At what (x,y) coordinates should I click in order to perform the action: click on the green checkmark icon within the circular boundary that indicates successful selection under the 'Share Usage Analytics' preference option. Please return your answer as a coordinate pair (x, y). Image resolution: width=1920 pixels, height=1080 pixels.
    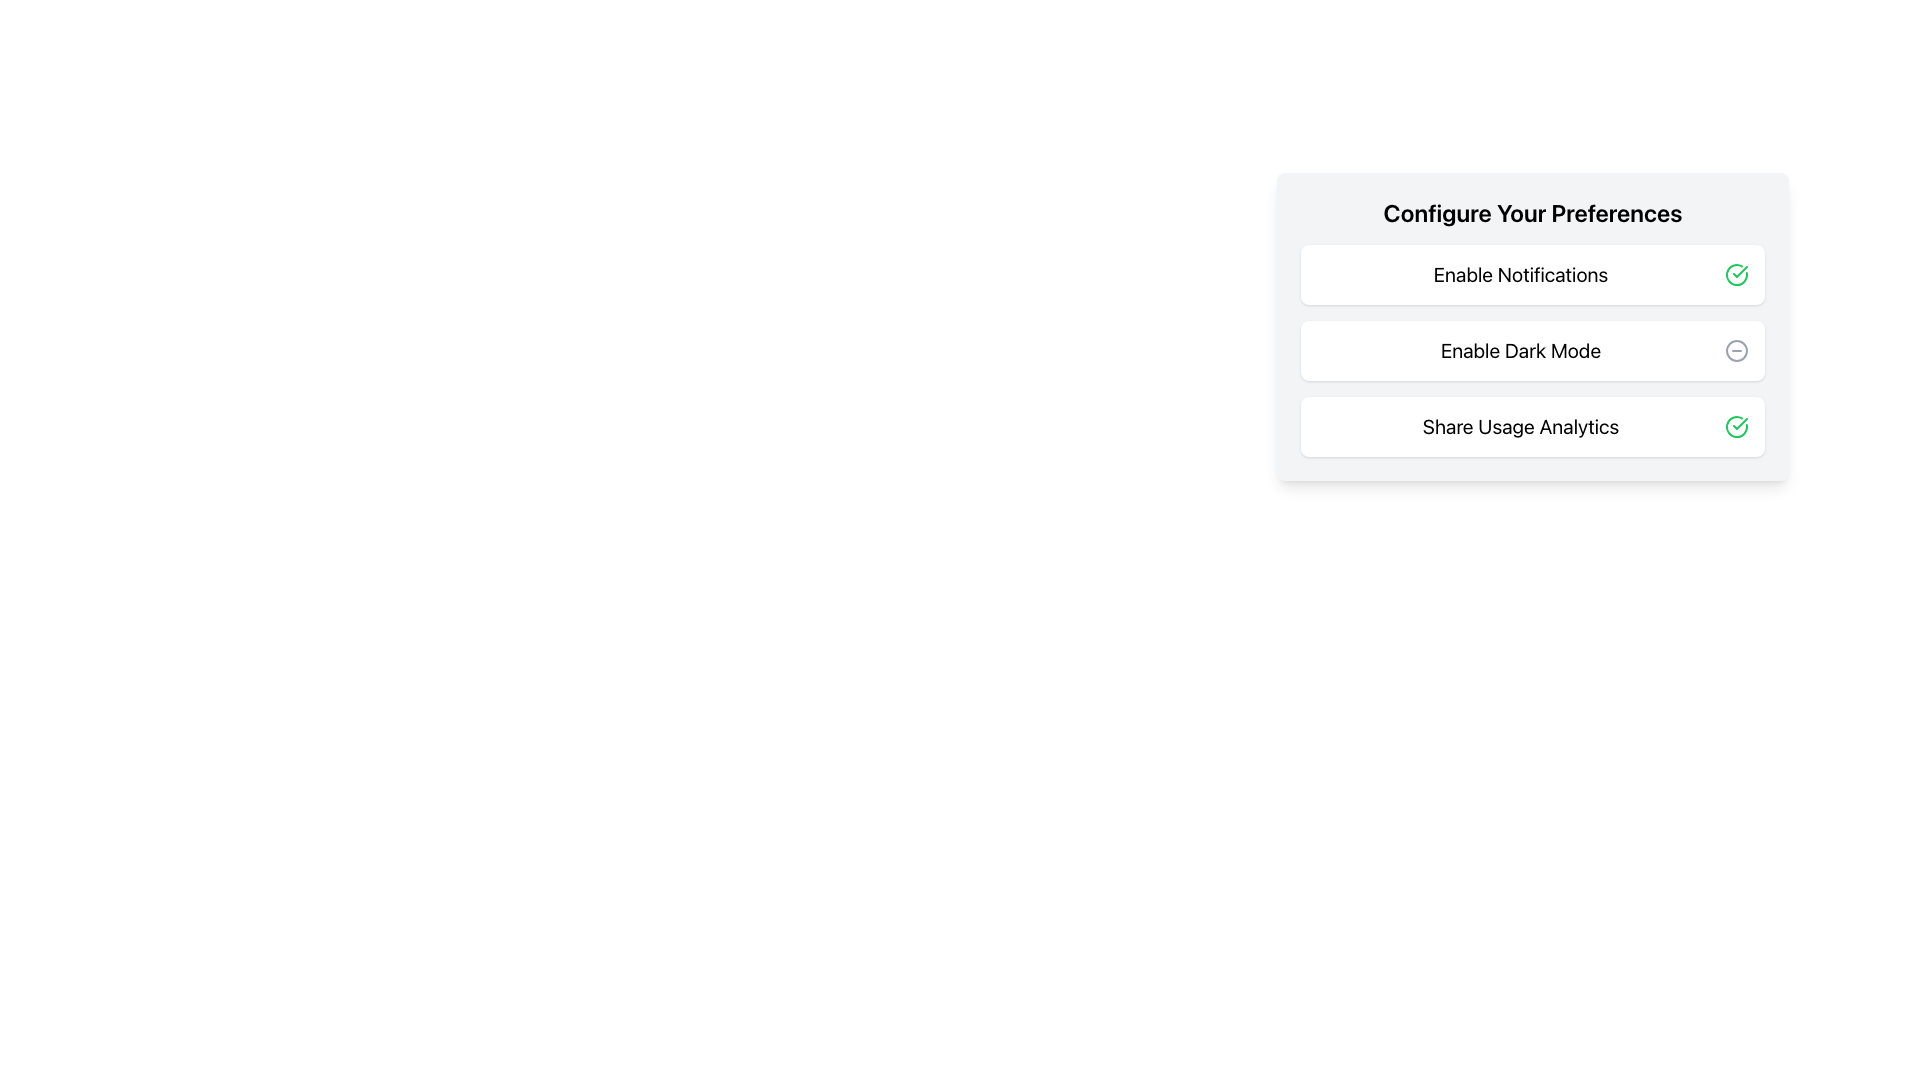
    Looking at the image, I should click on (1739, 272).